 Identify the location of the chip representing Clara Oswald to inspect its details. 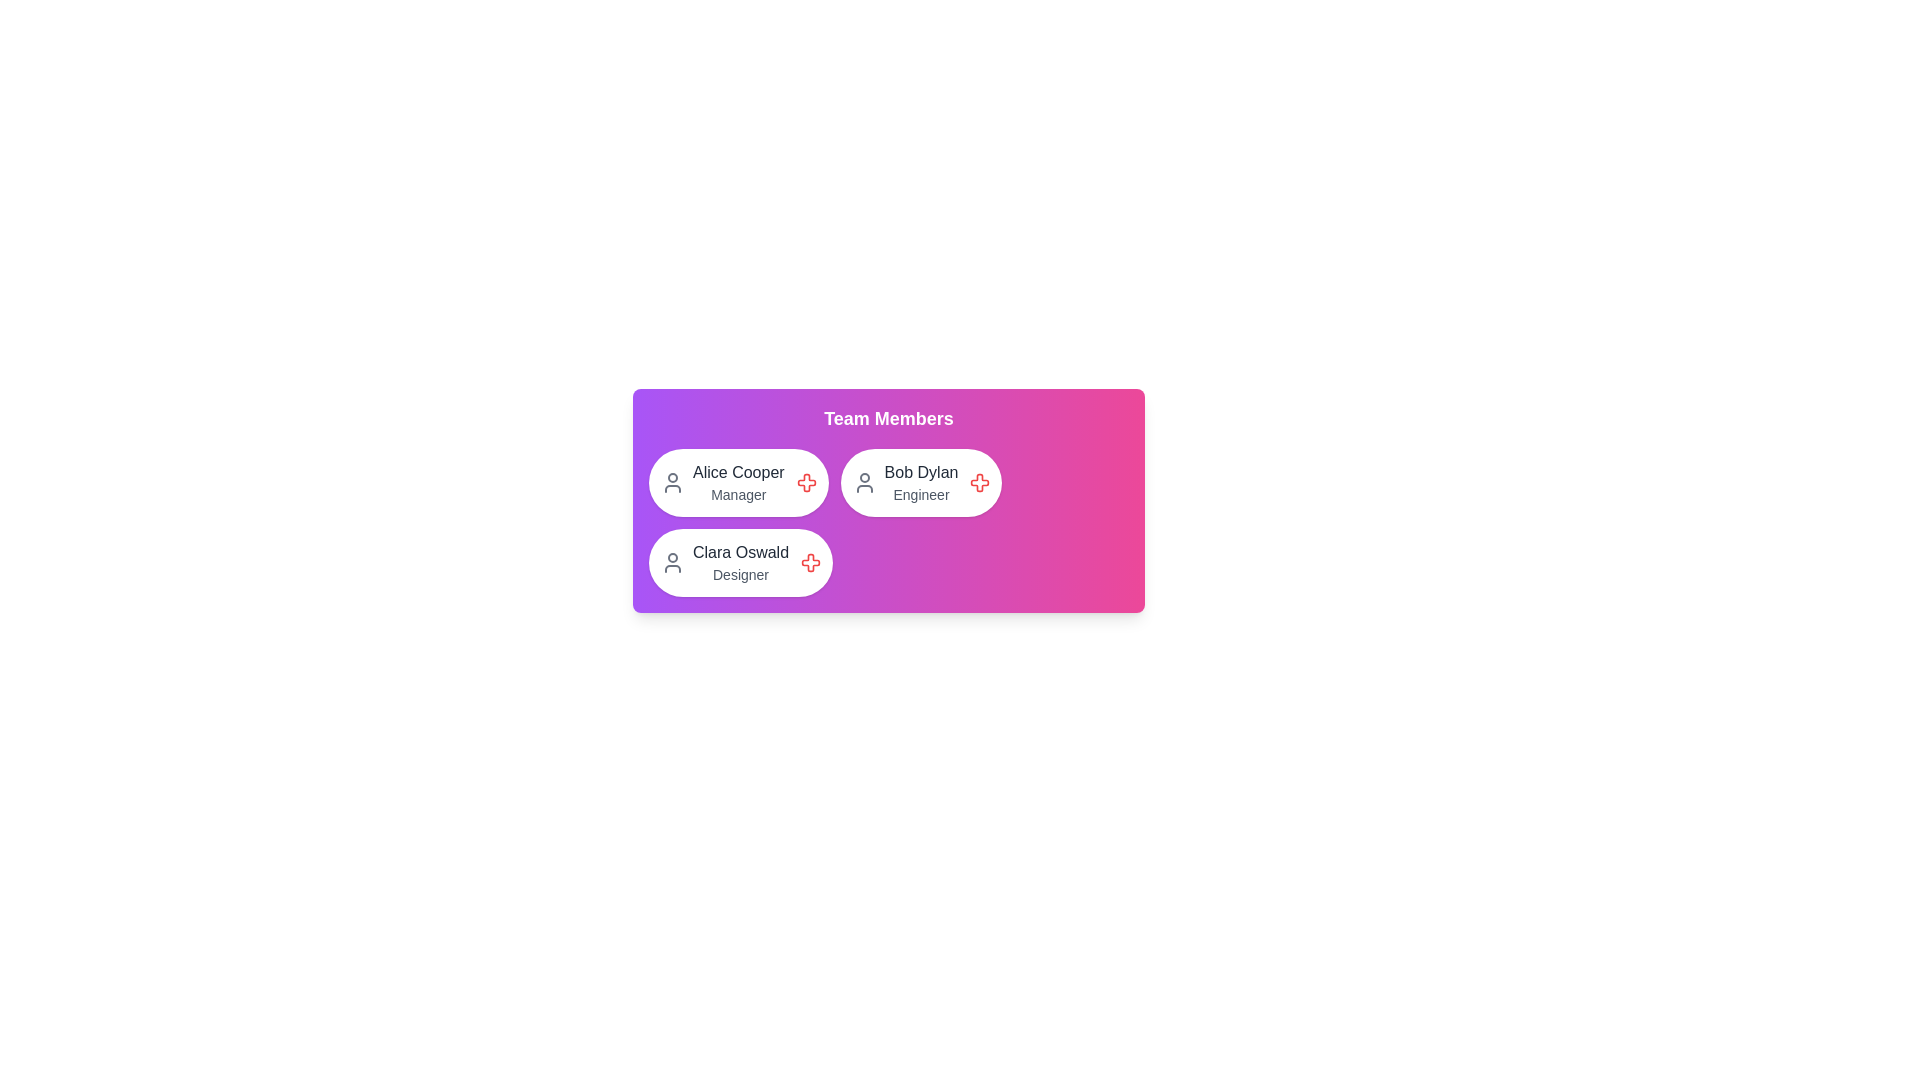
(739, 563).